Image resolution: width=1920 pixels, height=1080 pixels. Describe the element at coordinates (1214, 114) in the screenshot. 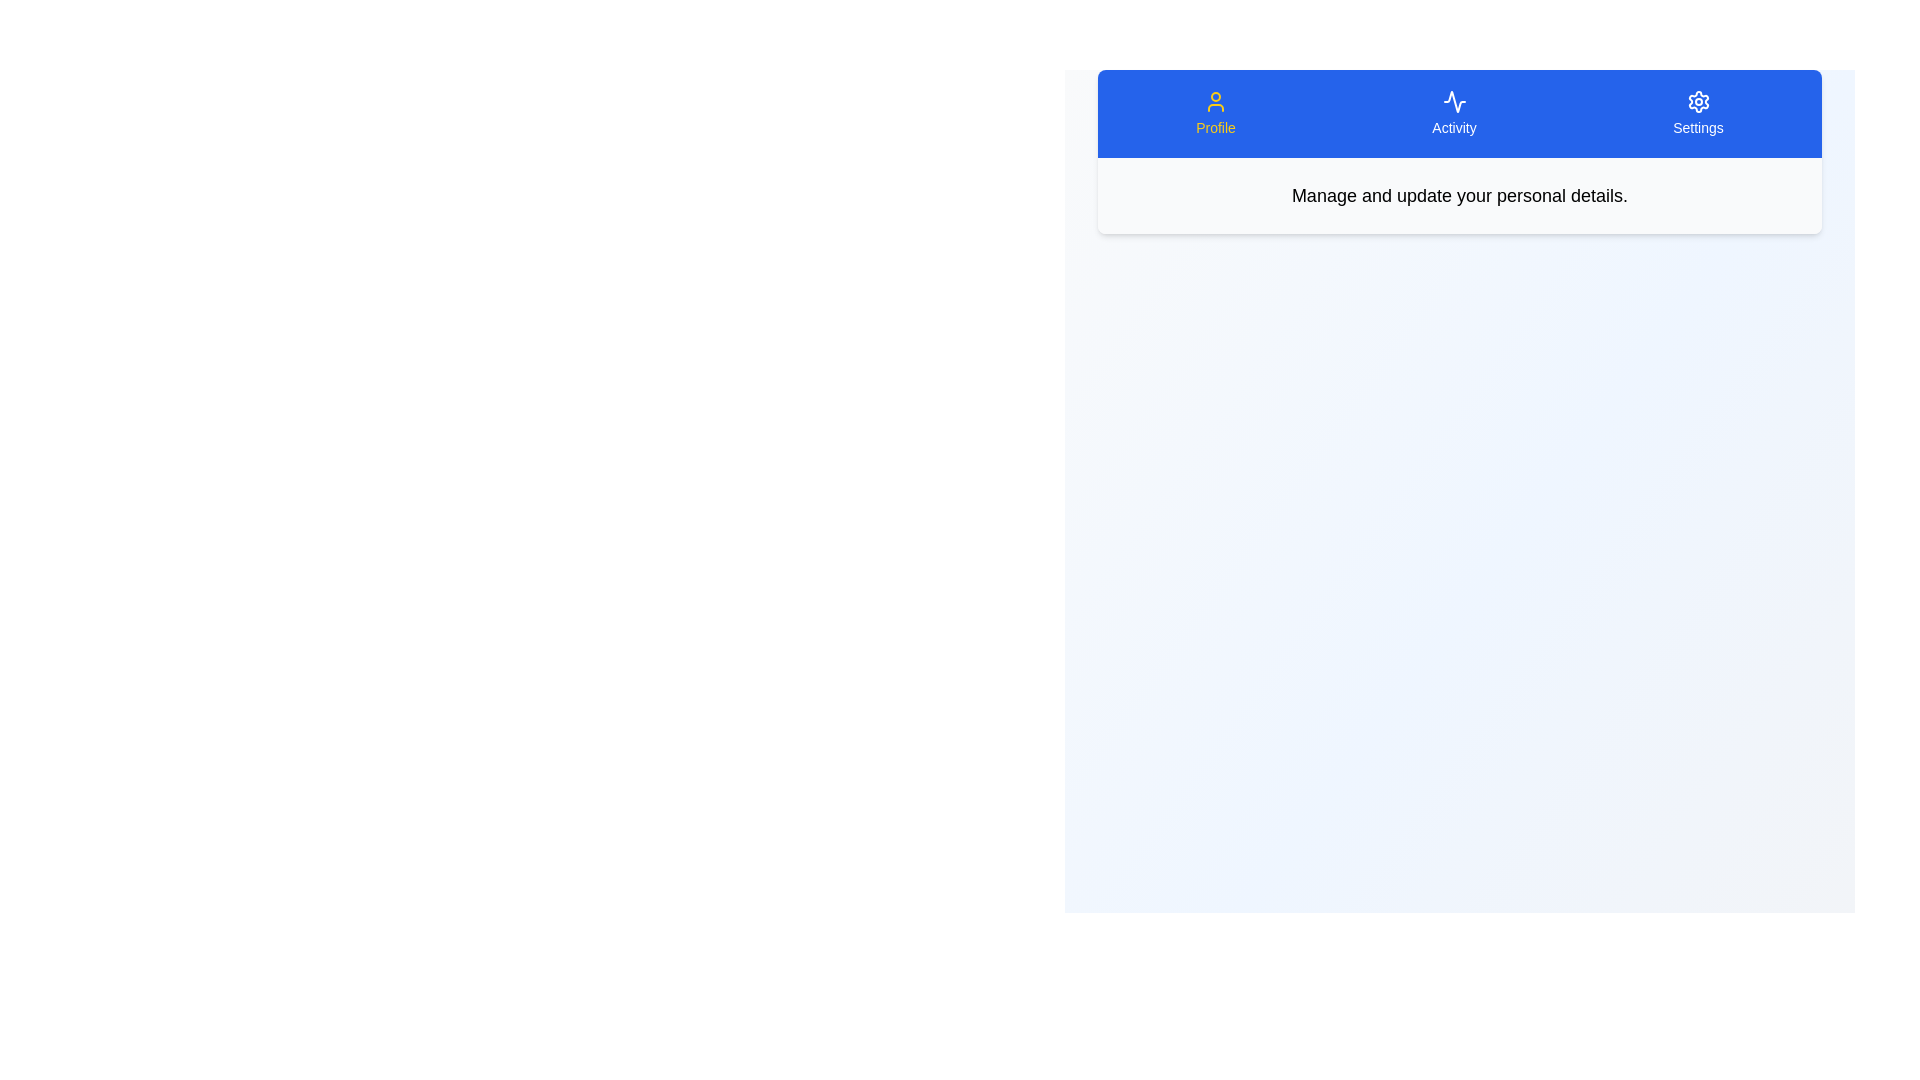

I see `the Profile icon to activate the corresponding tab` at that location.